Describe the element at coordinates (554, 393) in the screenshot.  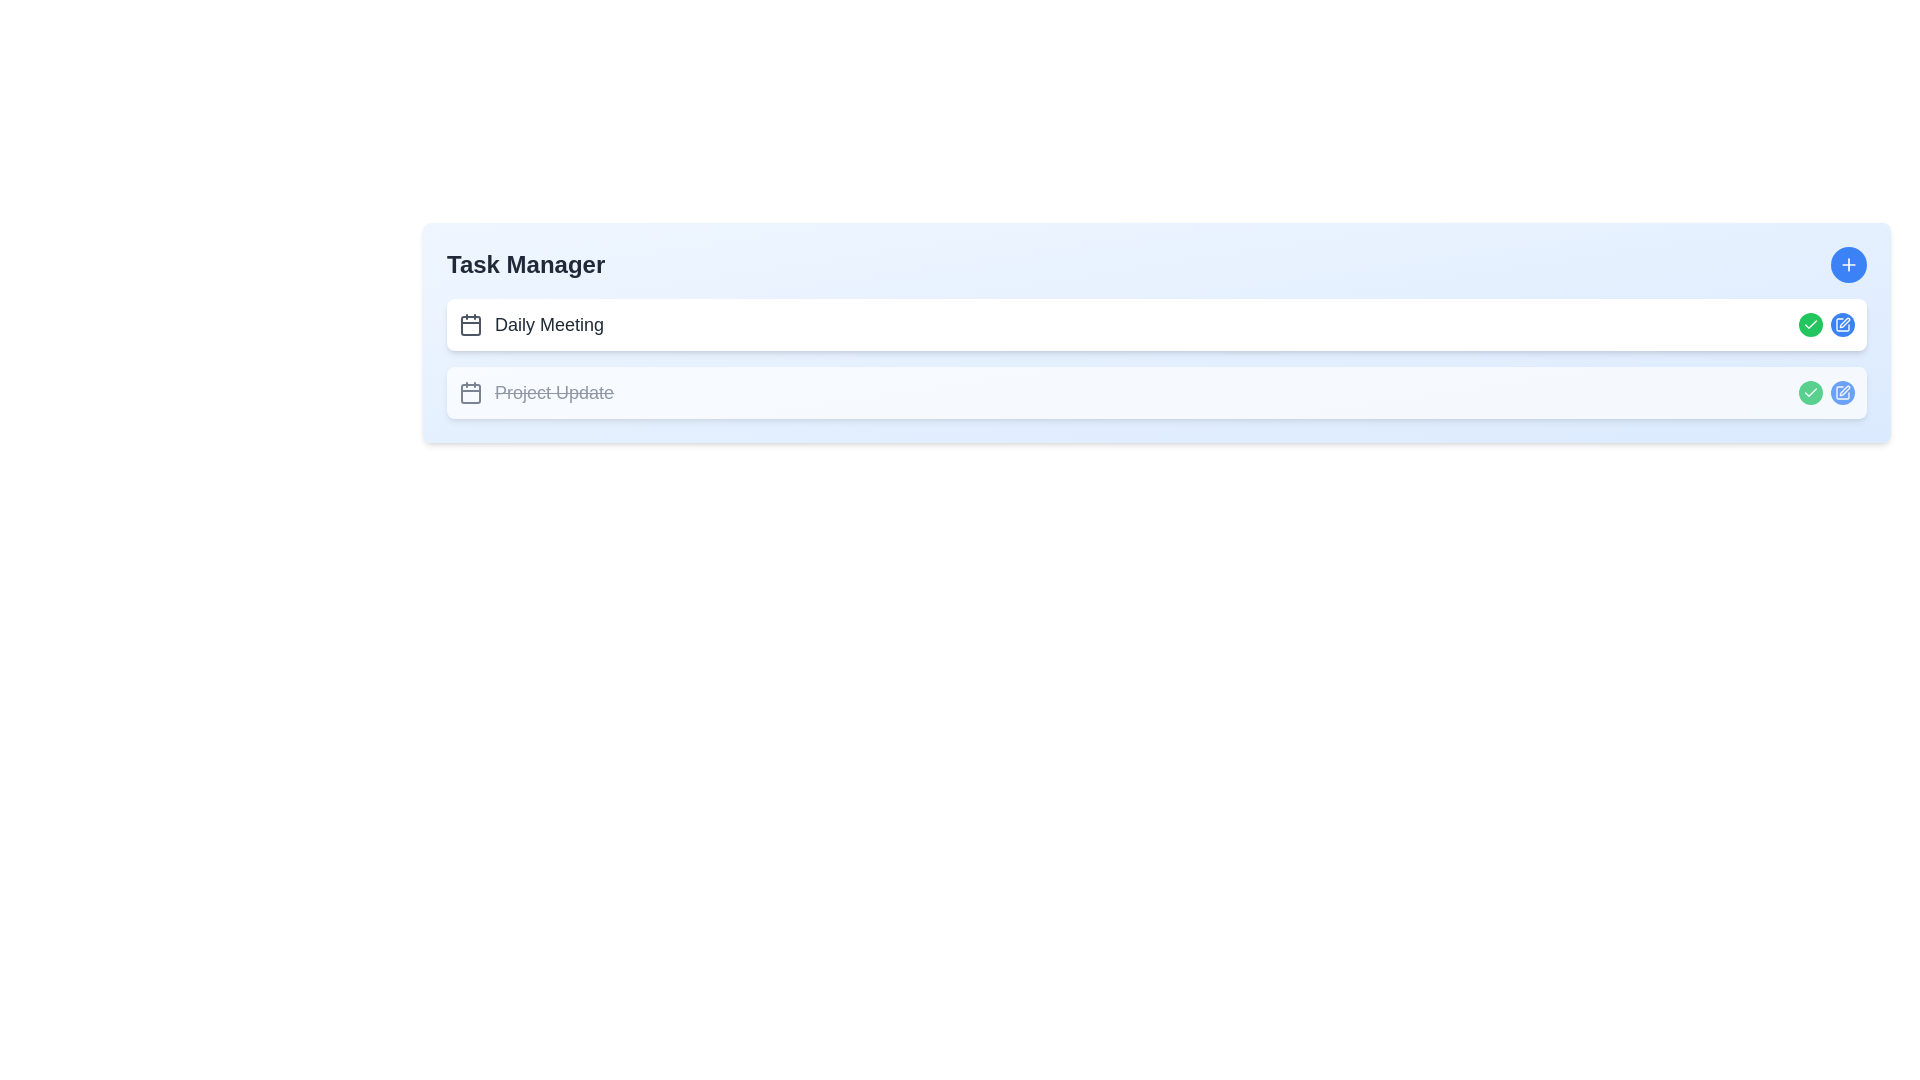
I see `the 'Project Update' text element, which displays a line-through effect and is styled in gray` at that location.